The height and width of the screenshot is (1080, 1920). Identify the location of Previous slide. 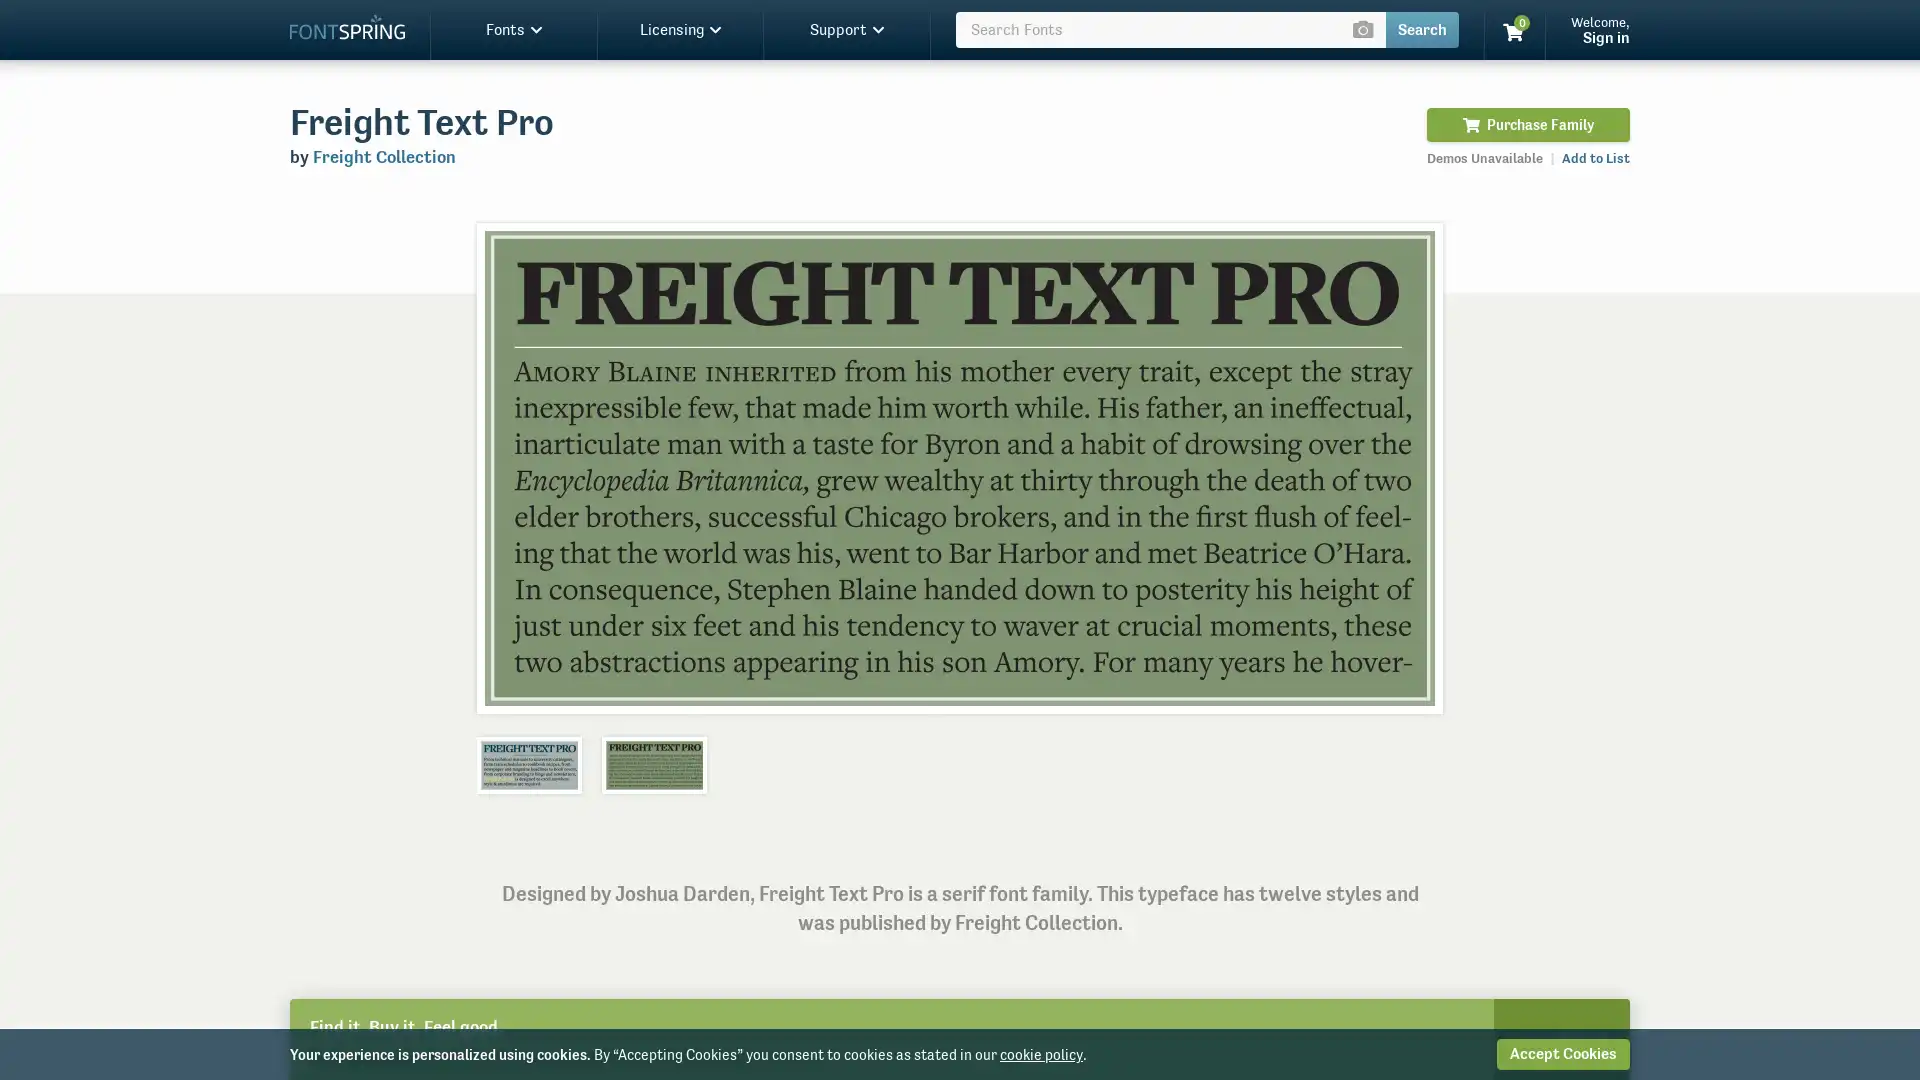
(513, 467).